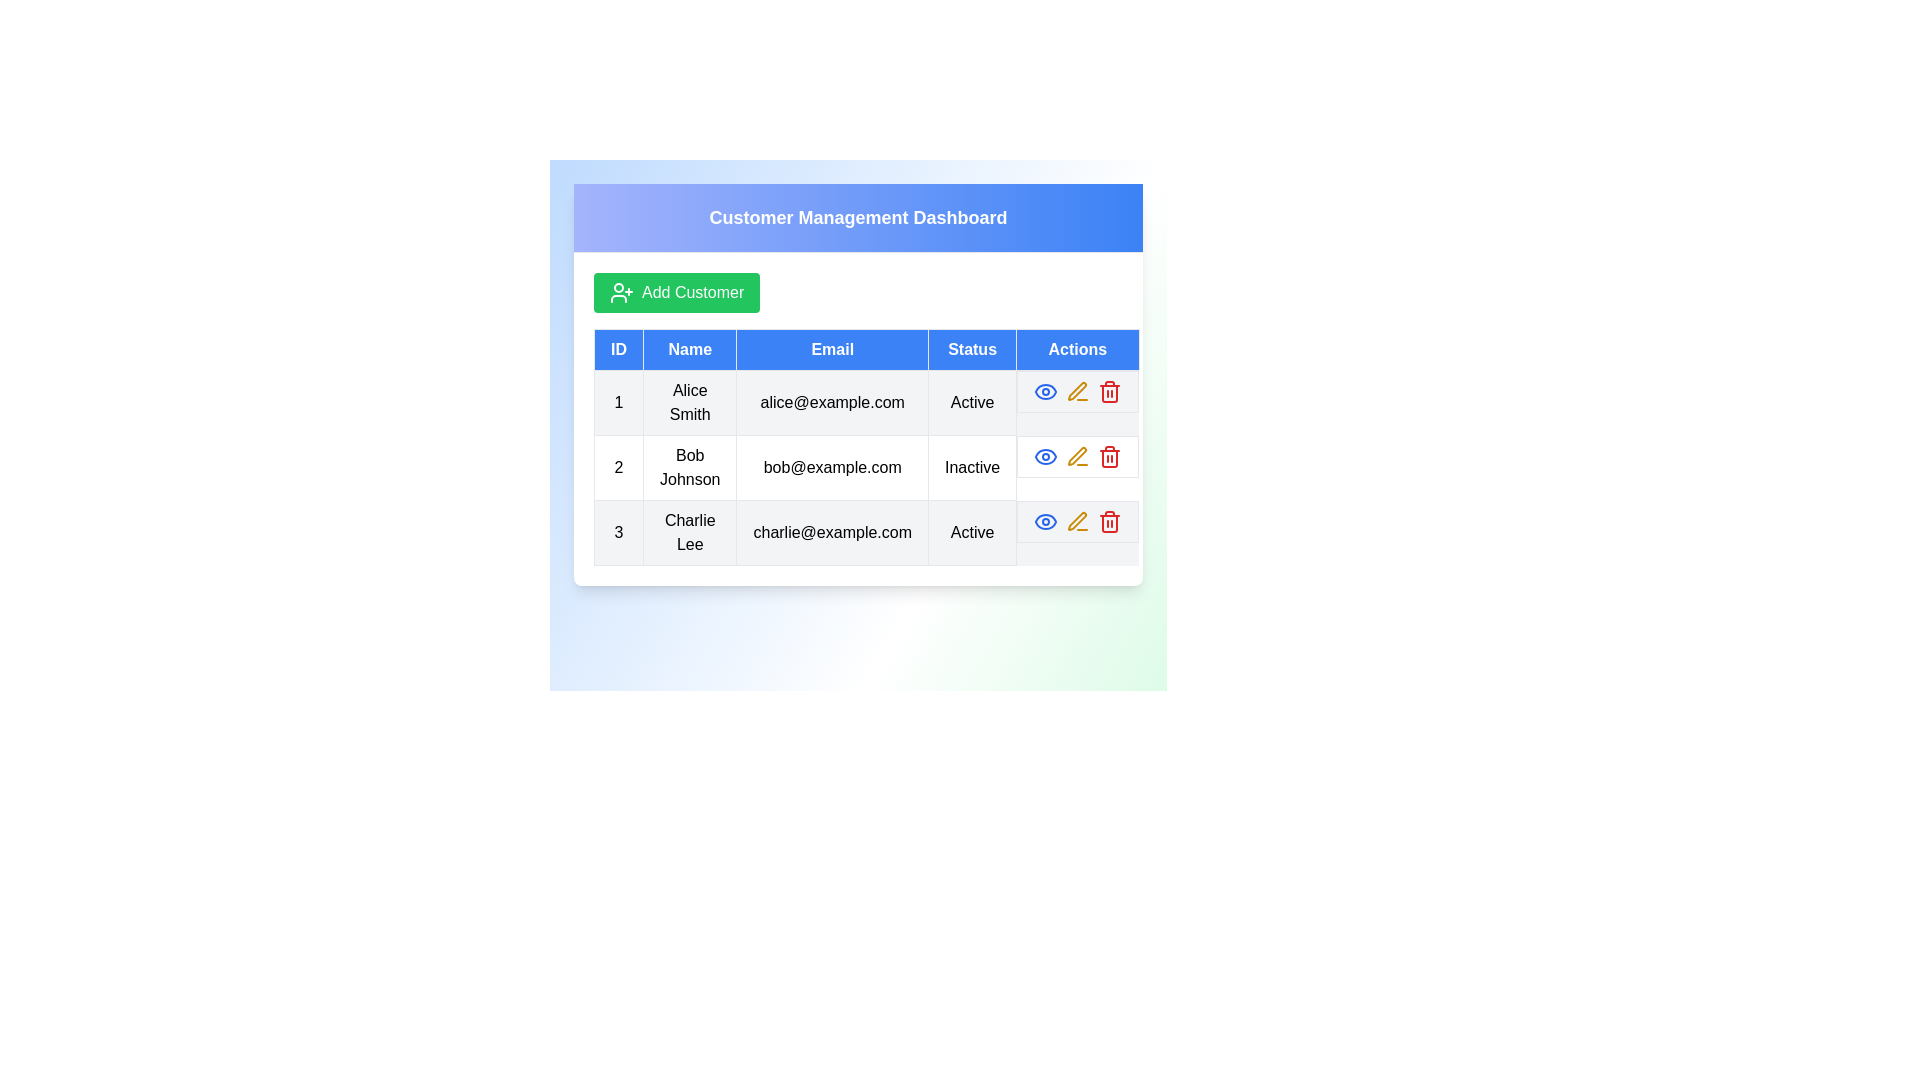 Image resolution: width=1920 pixels, height=1080 pixels. I want to click on the 'Add Customer' button to initiate the process of adding a new customer, so click(676, 293).